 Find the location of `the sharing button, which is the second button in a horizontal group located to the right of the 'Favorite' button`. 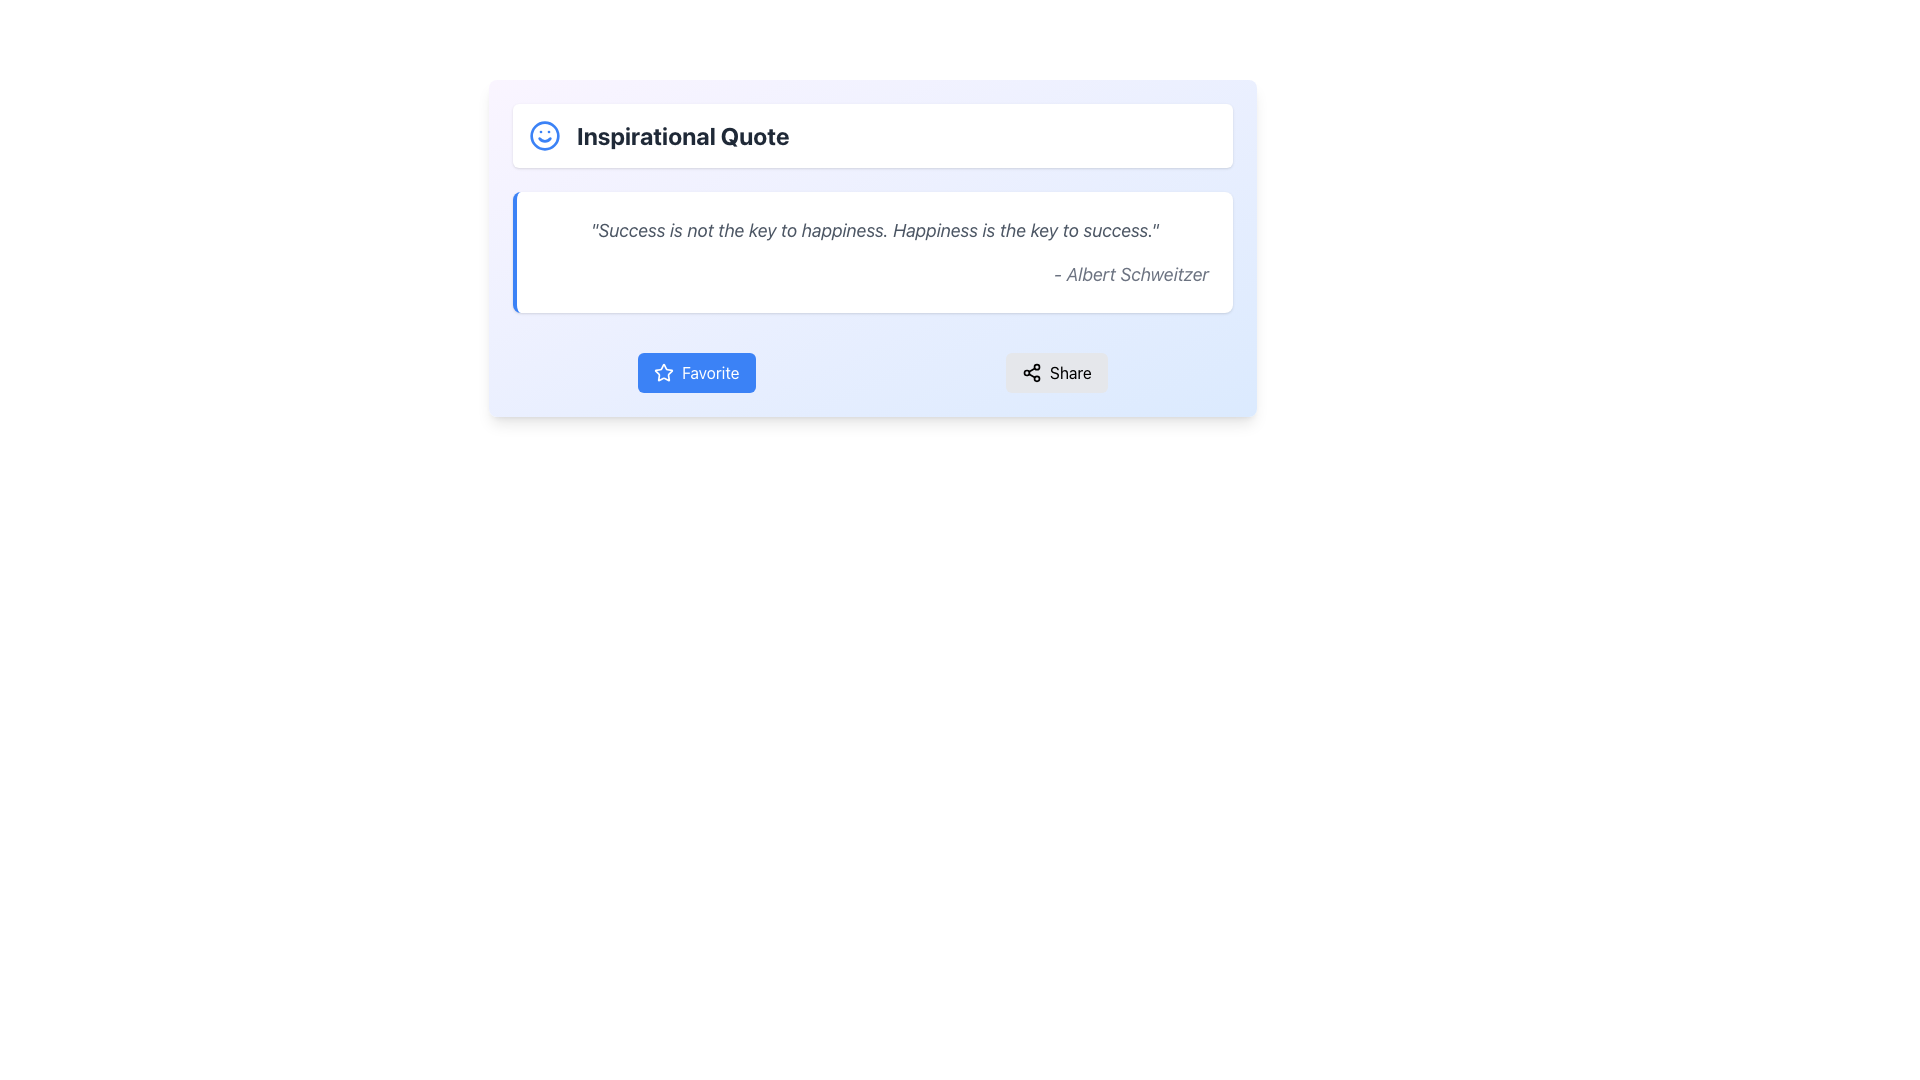

the sharing button, which is the second button in a horizontal group located to the right of the 'Favorite' button is located at coordinates (1055, 373).